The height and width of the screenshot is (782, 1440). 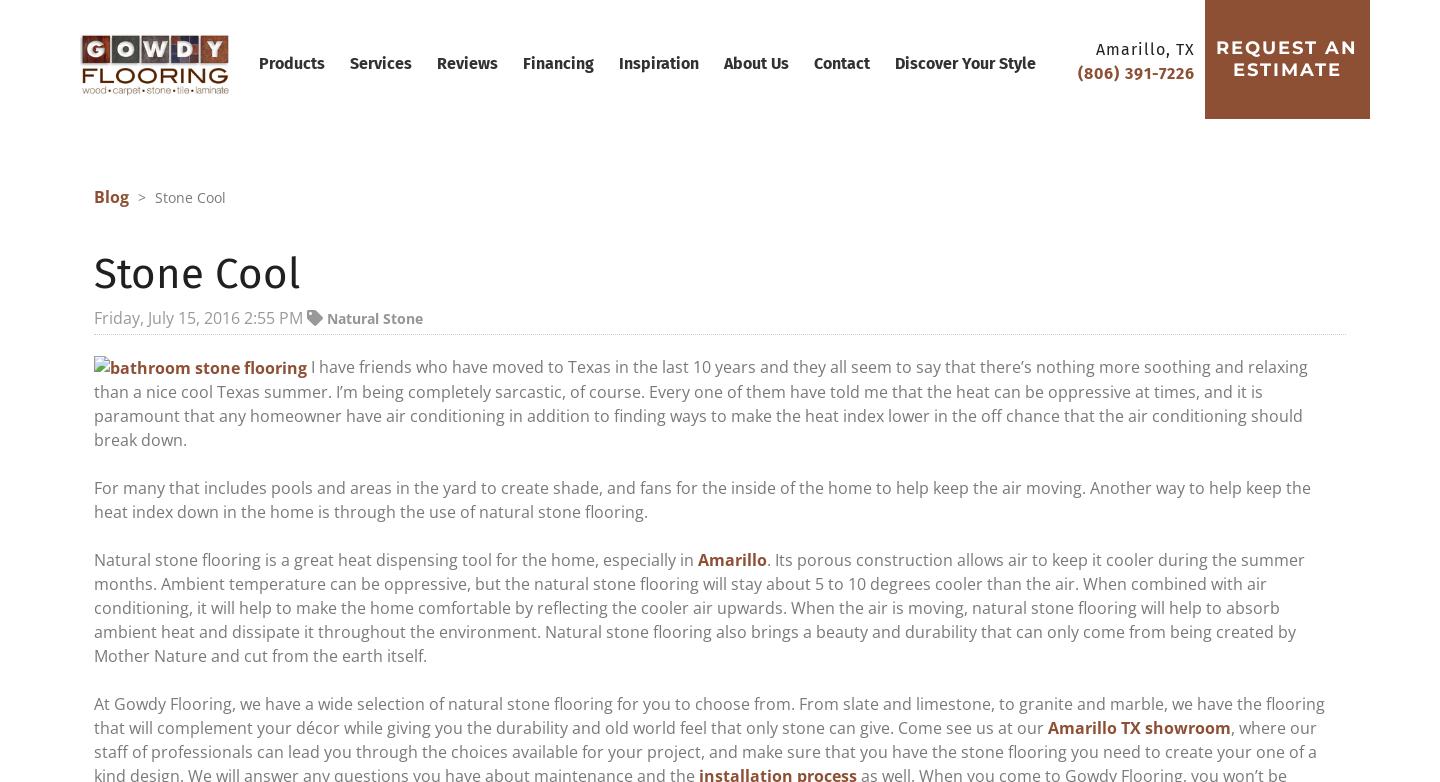 What do you see at coordinates (1093, 49) in the screenshot?
I see `'Amarillo, TX'` at bounding box center [1093, 49].